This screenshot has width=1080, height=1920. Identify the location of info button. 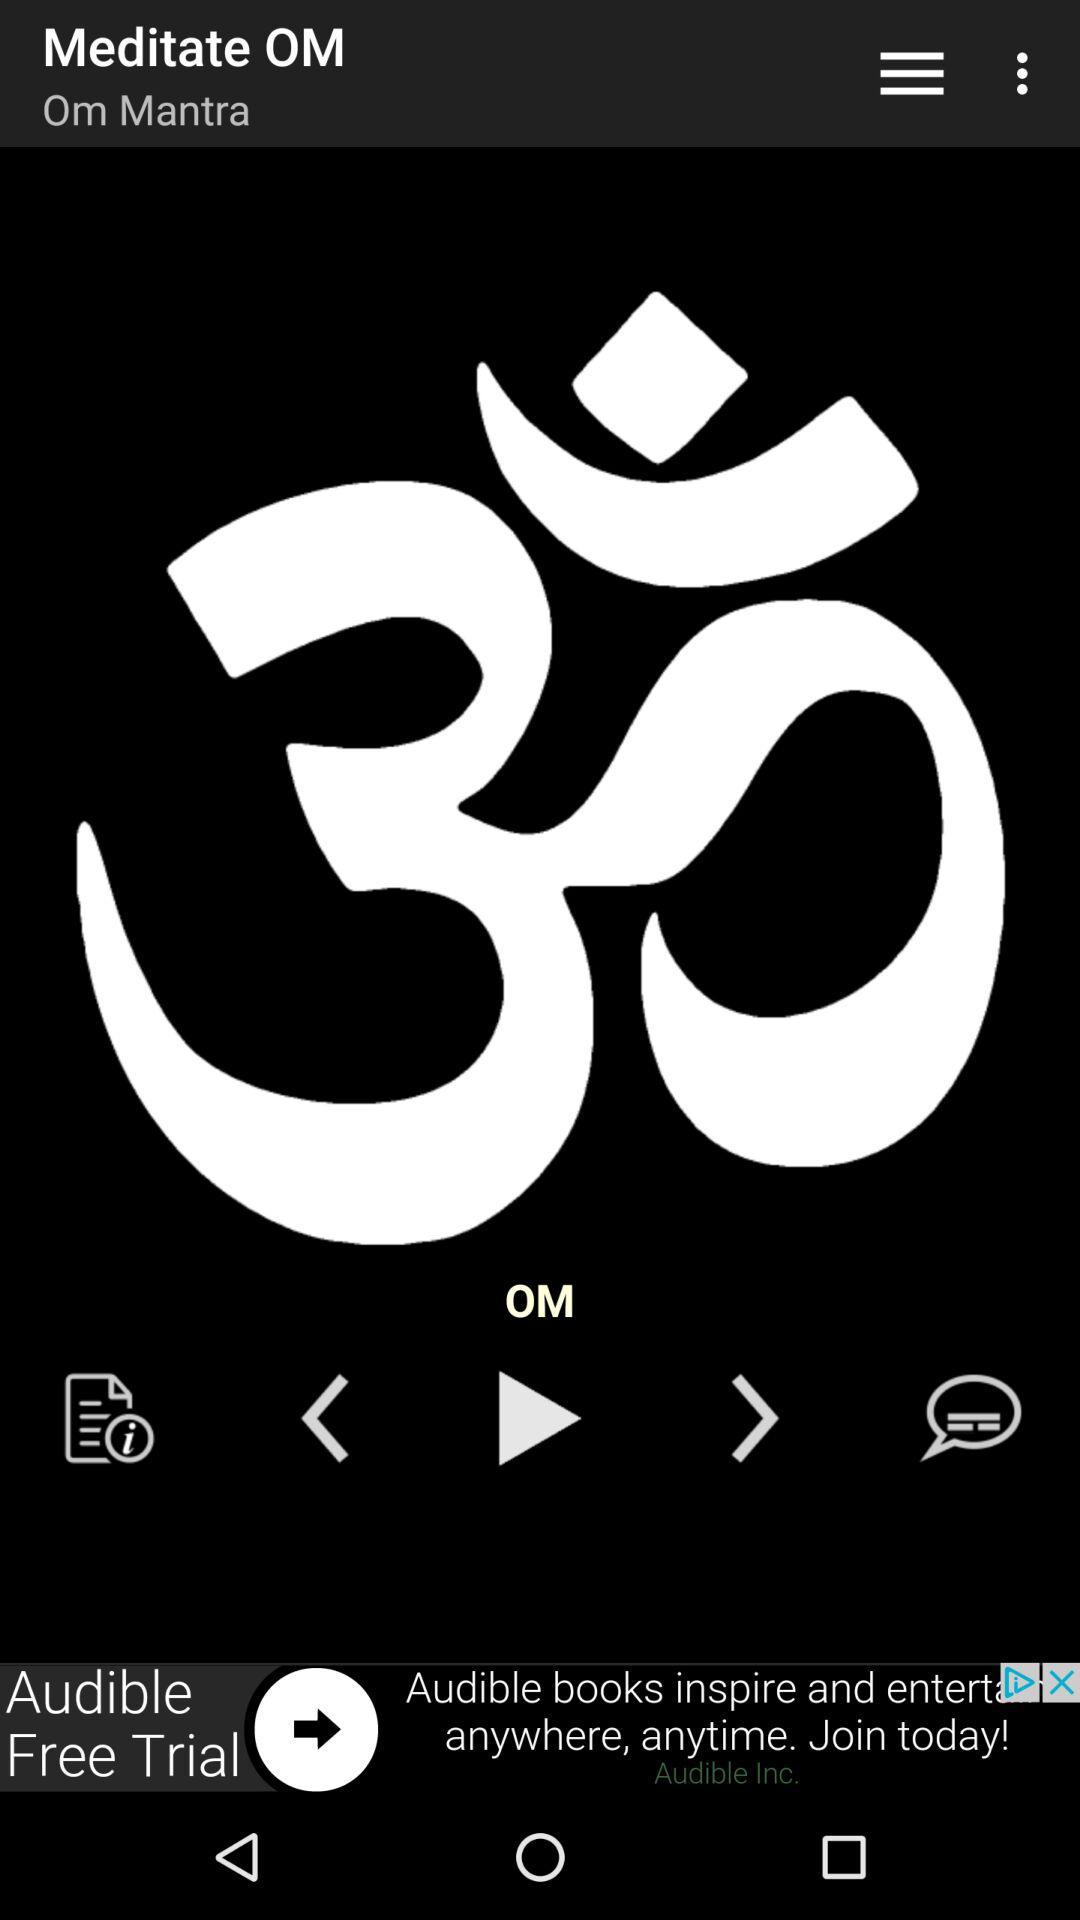
(109, 1417).